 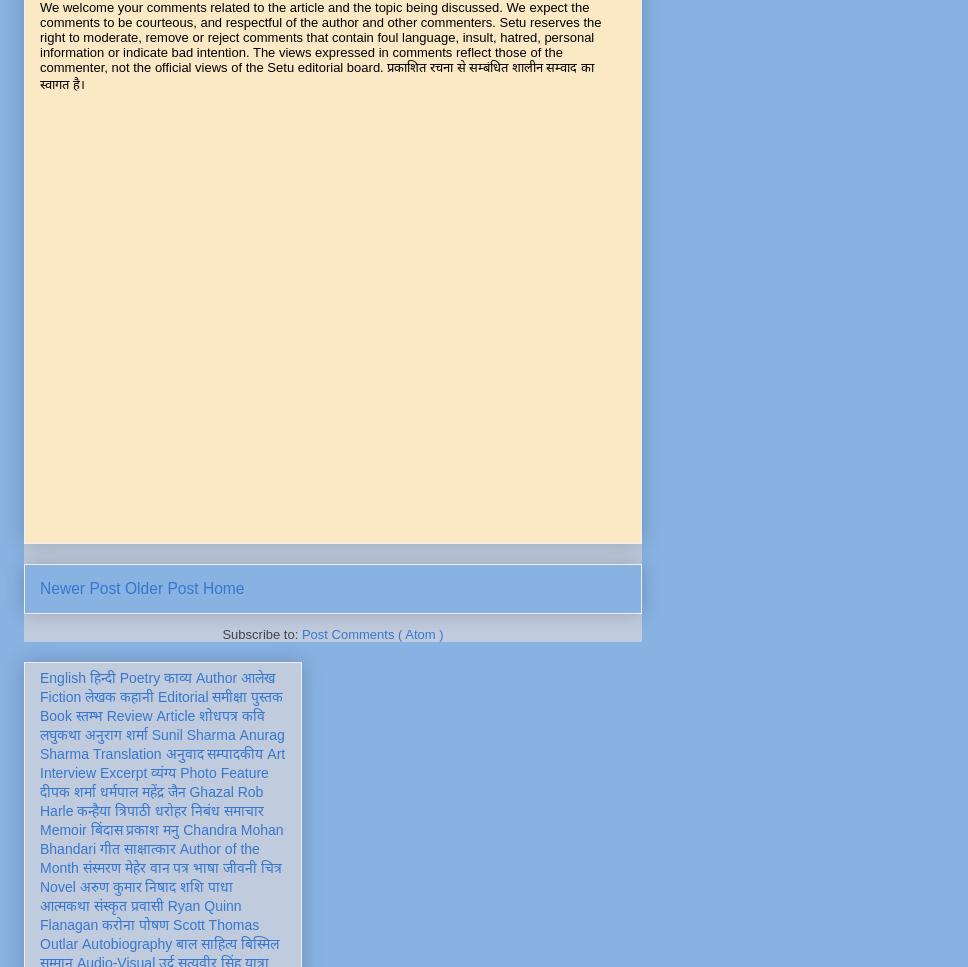 What do you see at coordinates (222, 771) in the screenshot?
I see `'Photo Feature'` at bounding box center [222, 771].